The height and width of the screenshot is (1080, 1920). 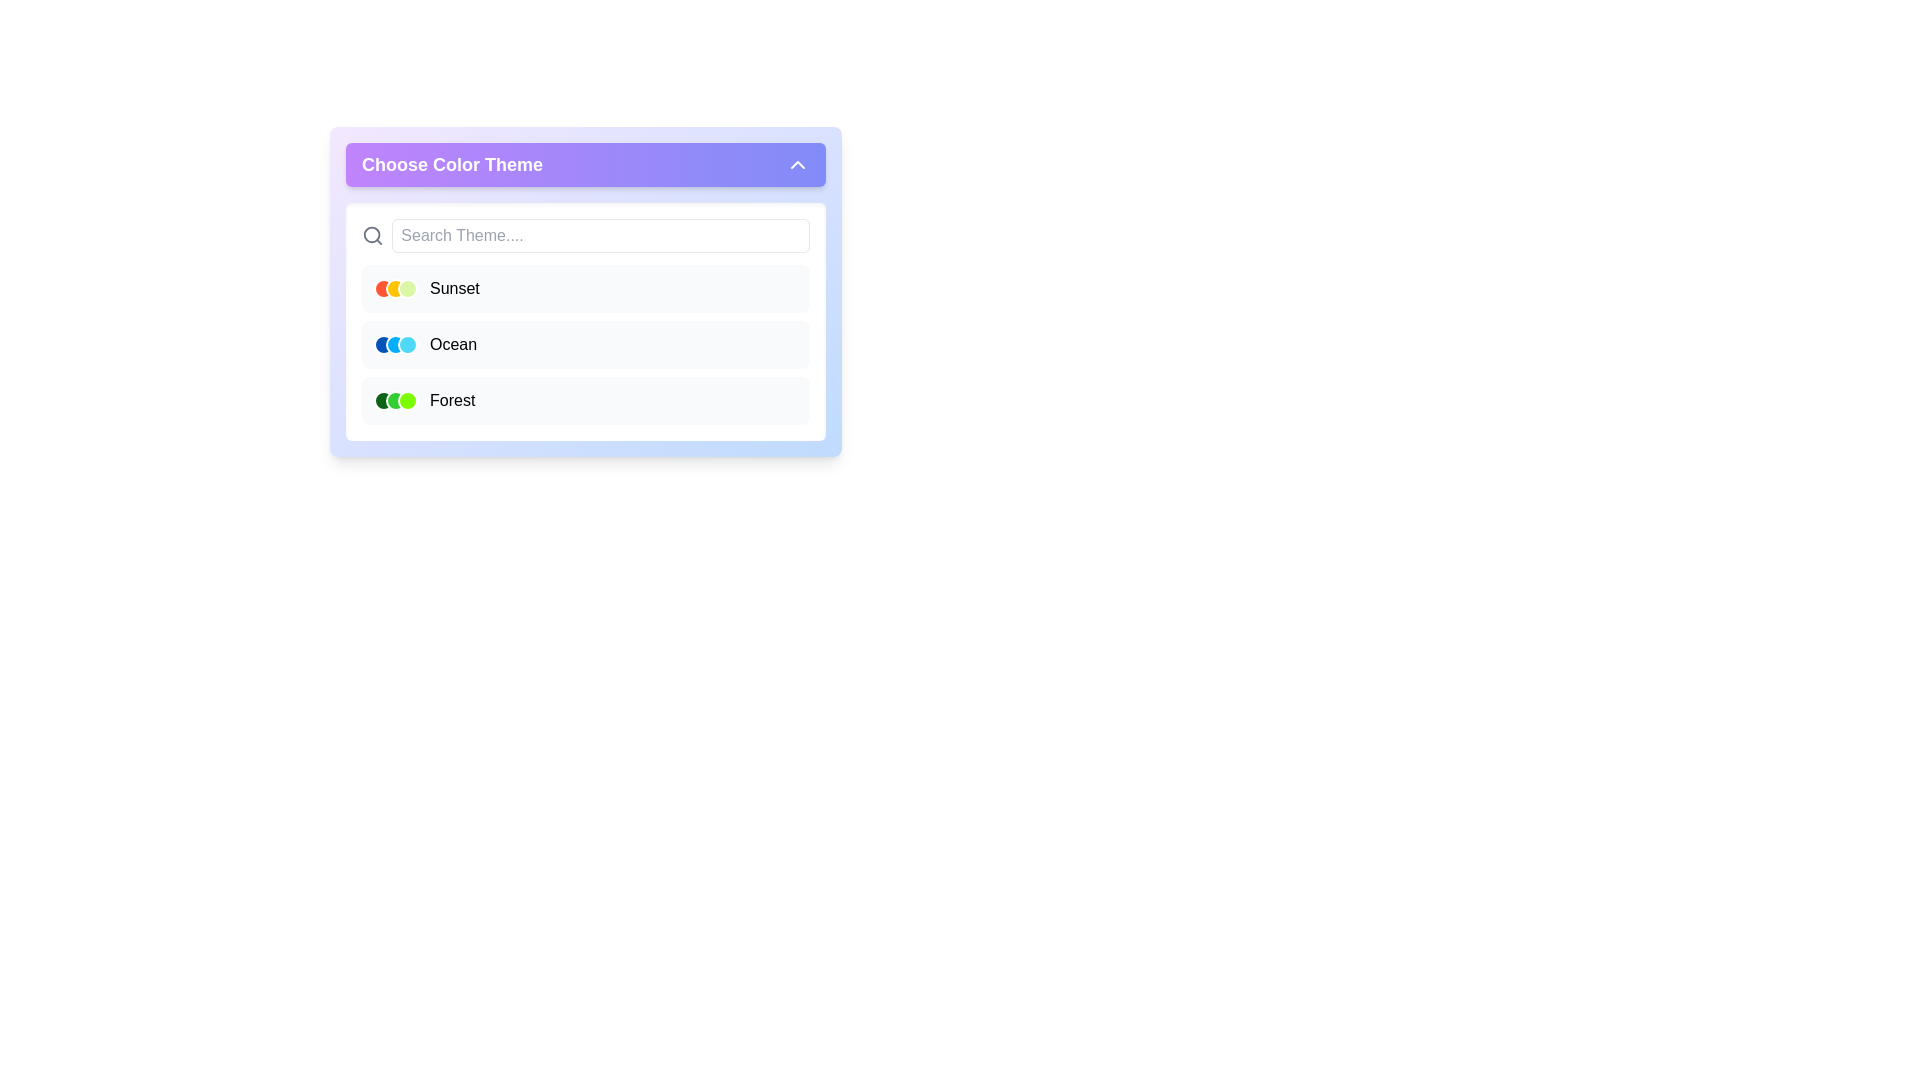 What do you see at coordinates (395, 343) in the screenshot?
I see `the visual indicator button` at bounding box center [395, 343].